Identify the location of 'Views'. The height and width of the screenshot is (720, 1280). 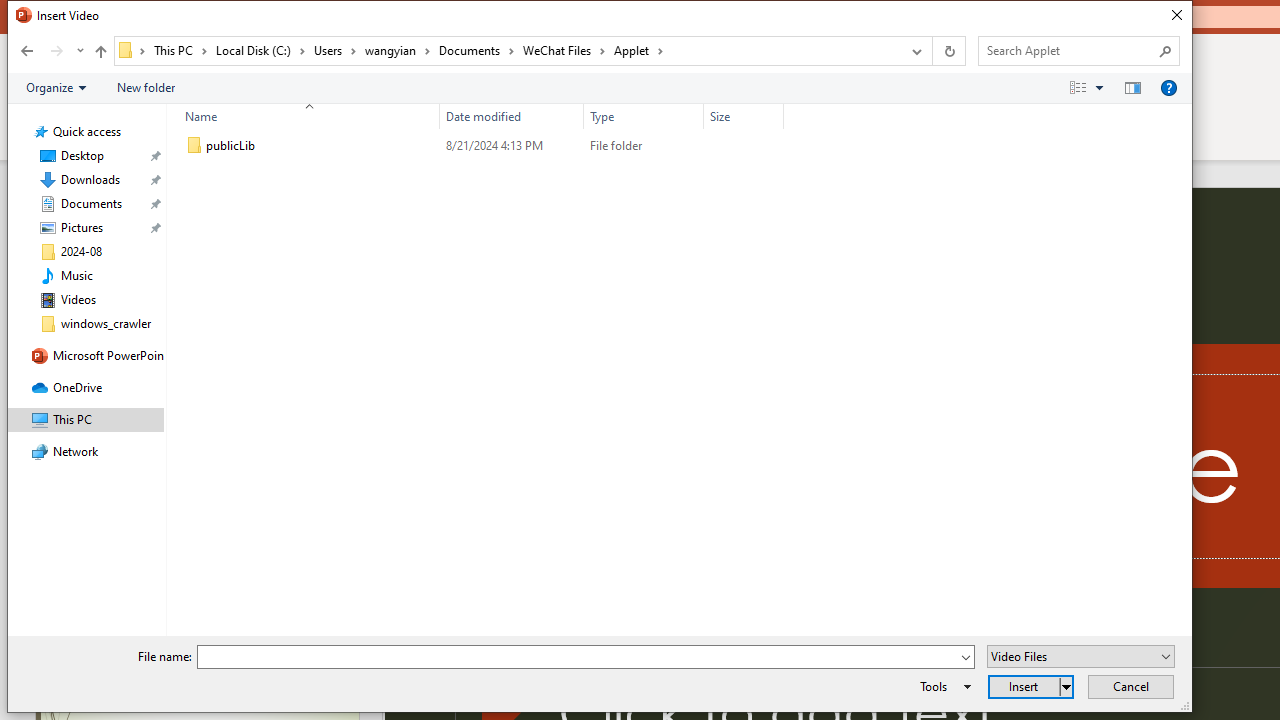
(1090, 86).